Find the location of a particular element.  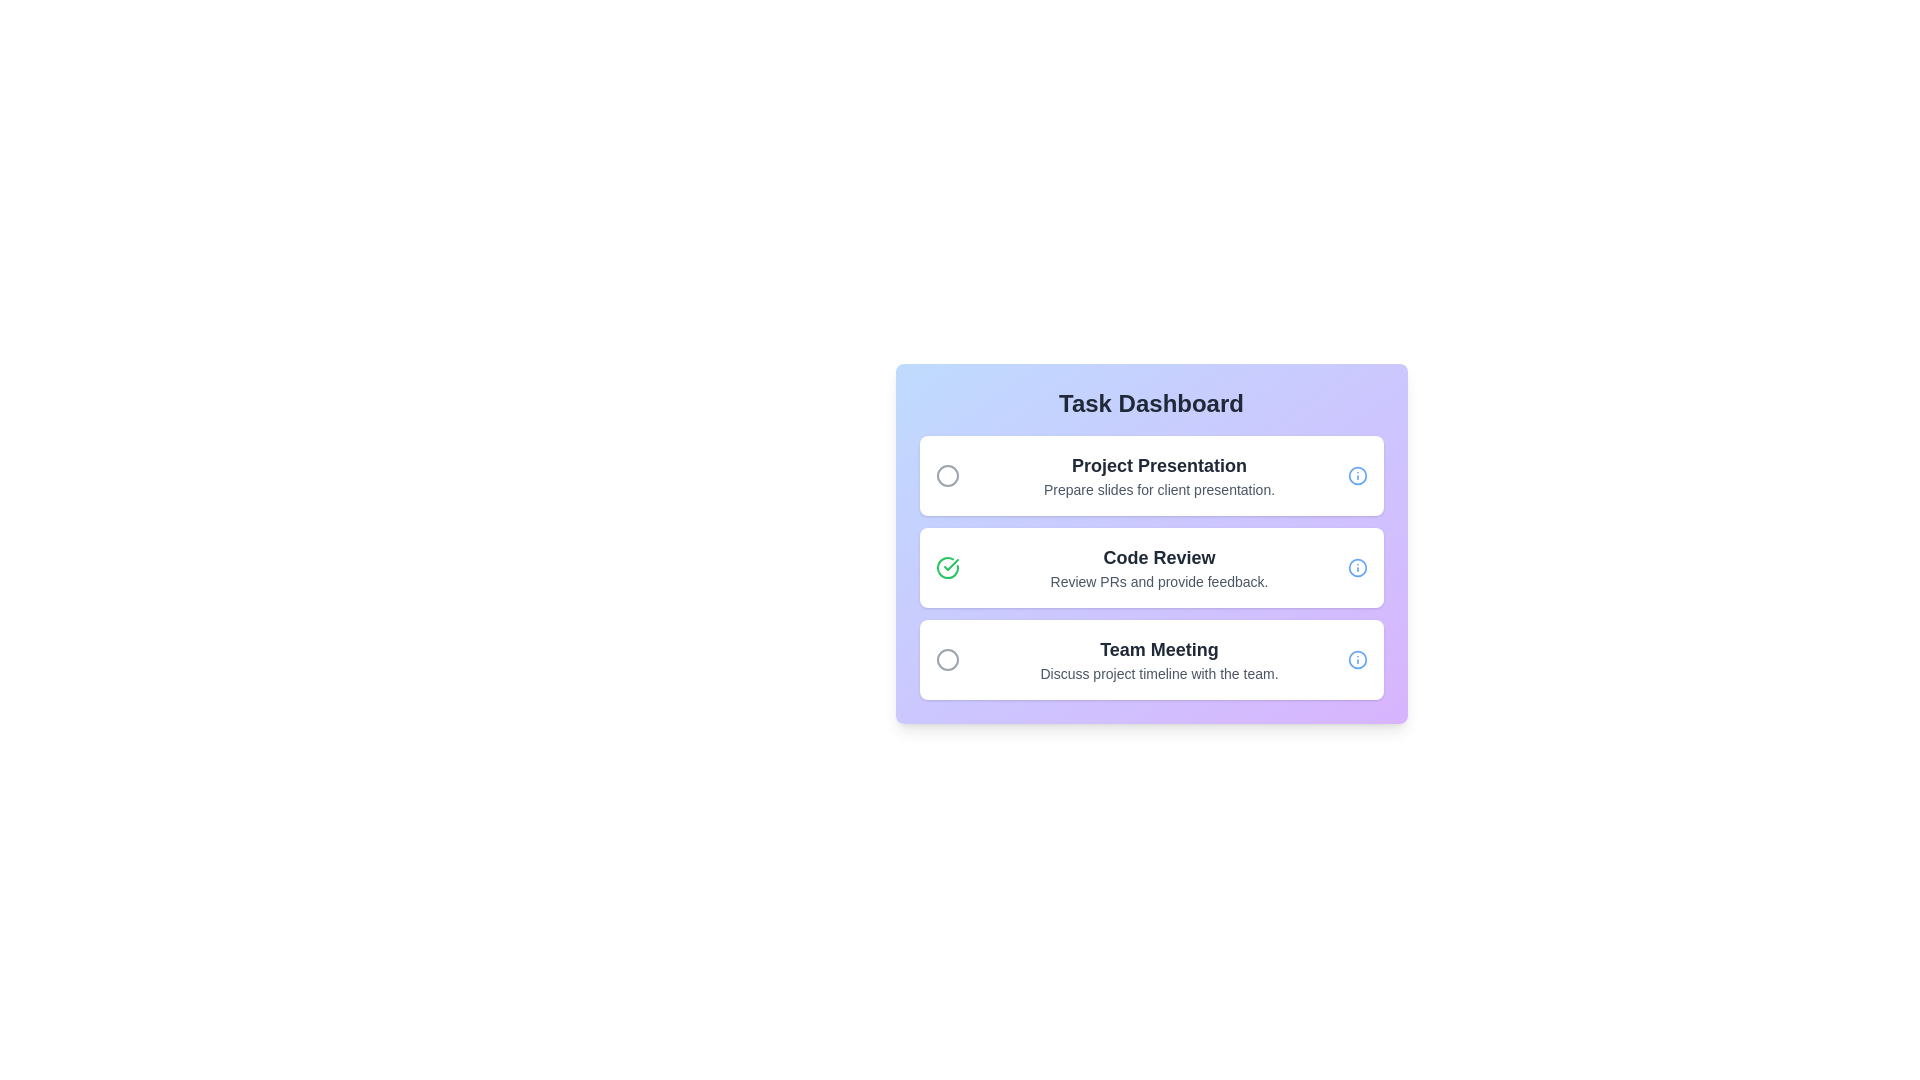

the information icon for the task titled 'Team Meeting' to read its details is located at coordinates (1357, 659).